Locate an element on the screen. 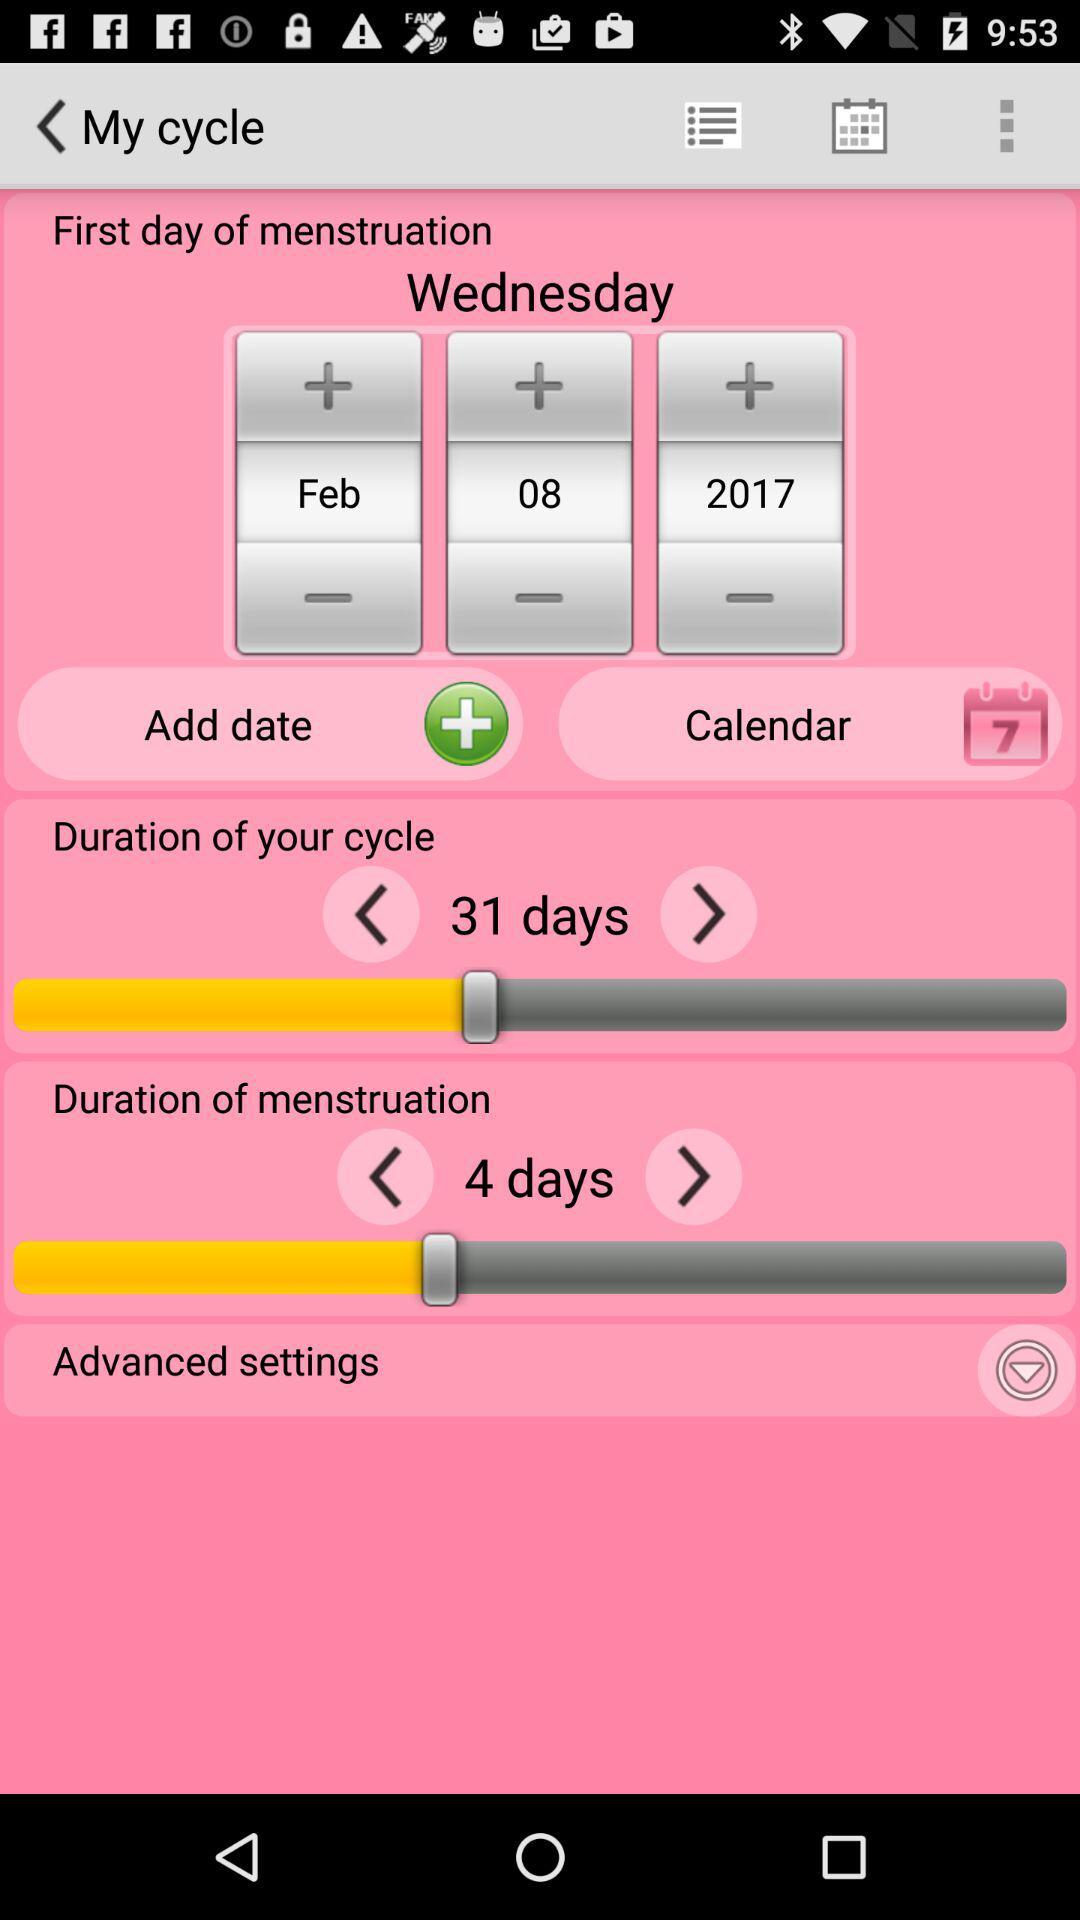  increase number of menstruation days is located at coordinates (692, 1176).